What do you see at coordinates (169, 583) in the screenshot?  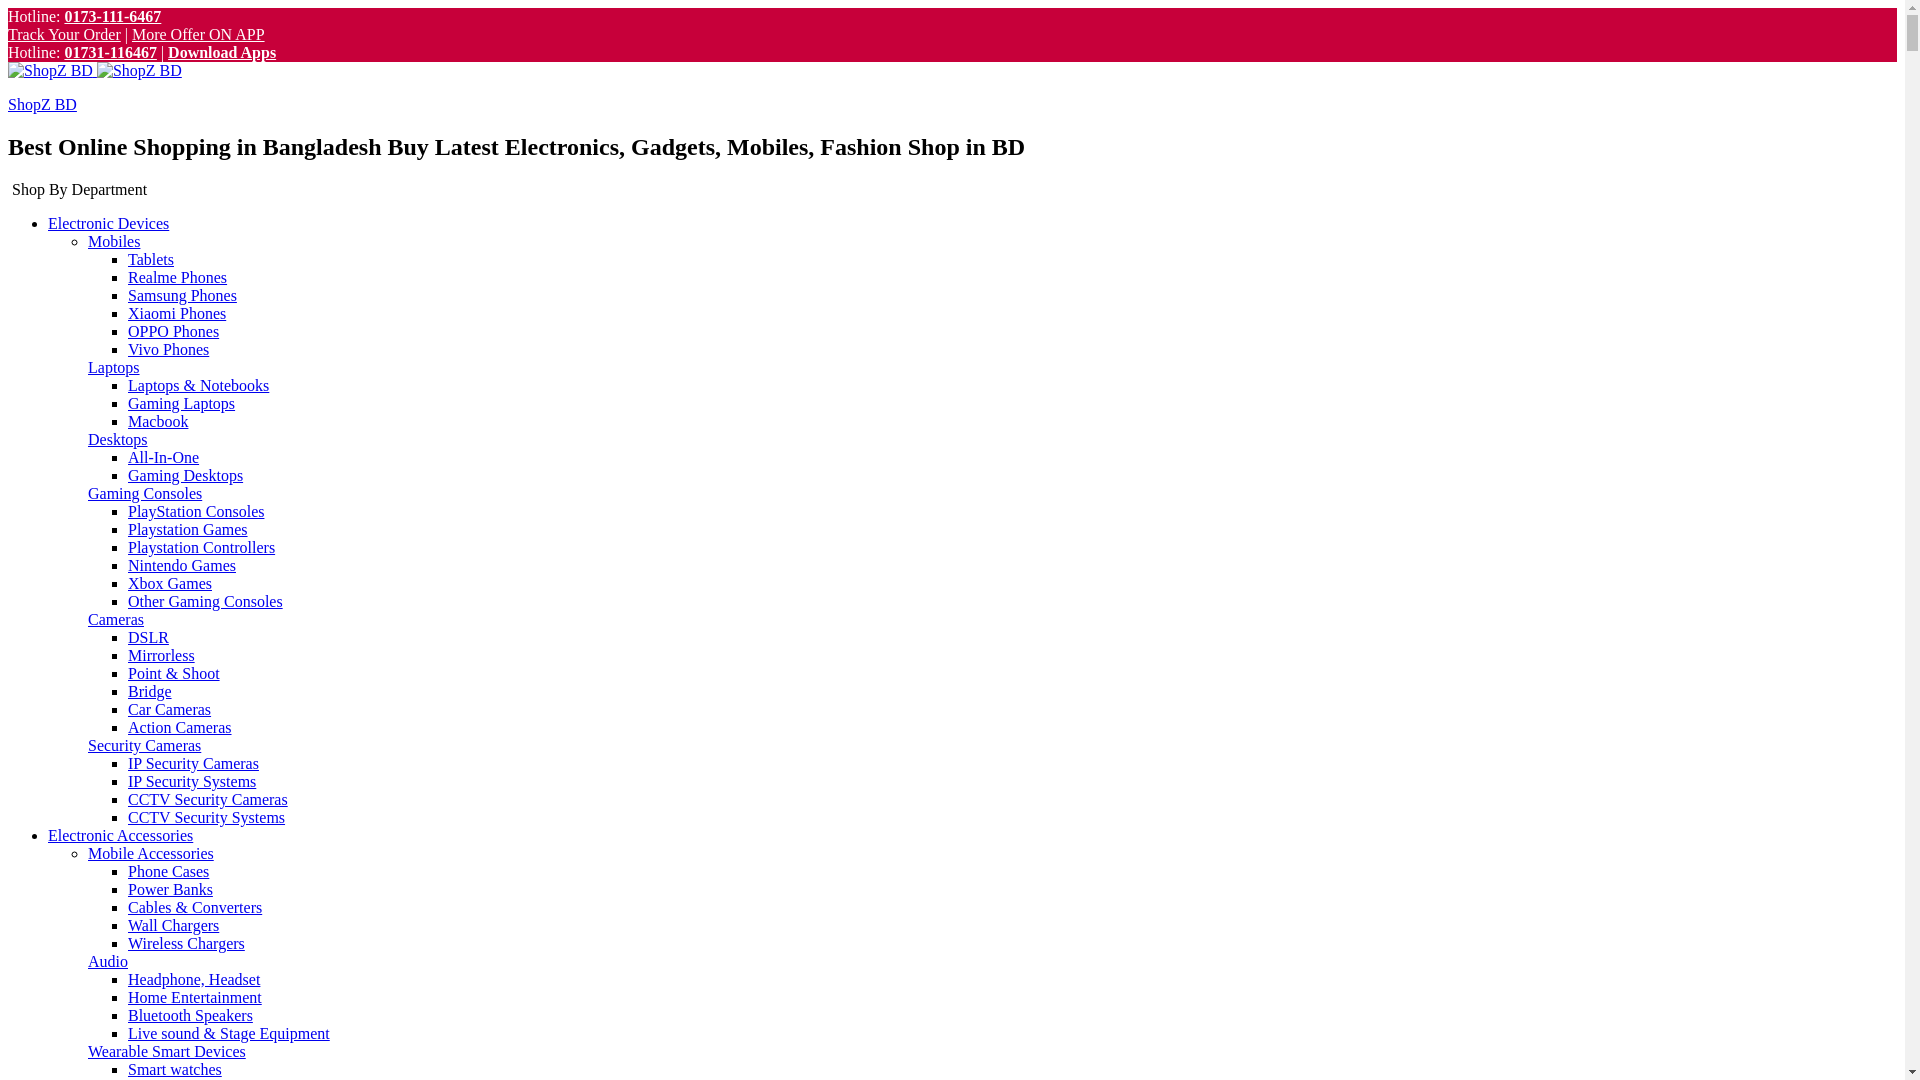 I see `'Xbox Games'` at bounding box center [169, 583].